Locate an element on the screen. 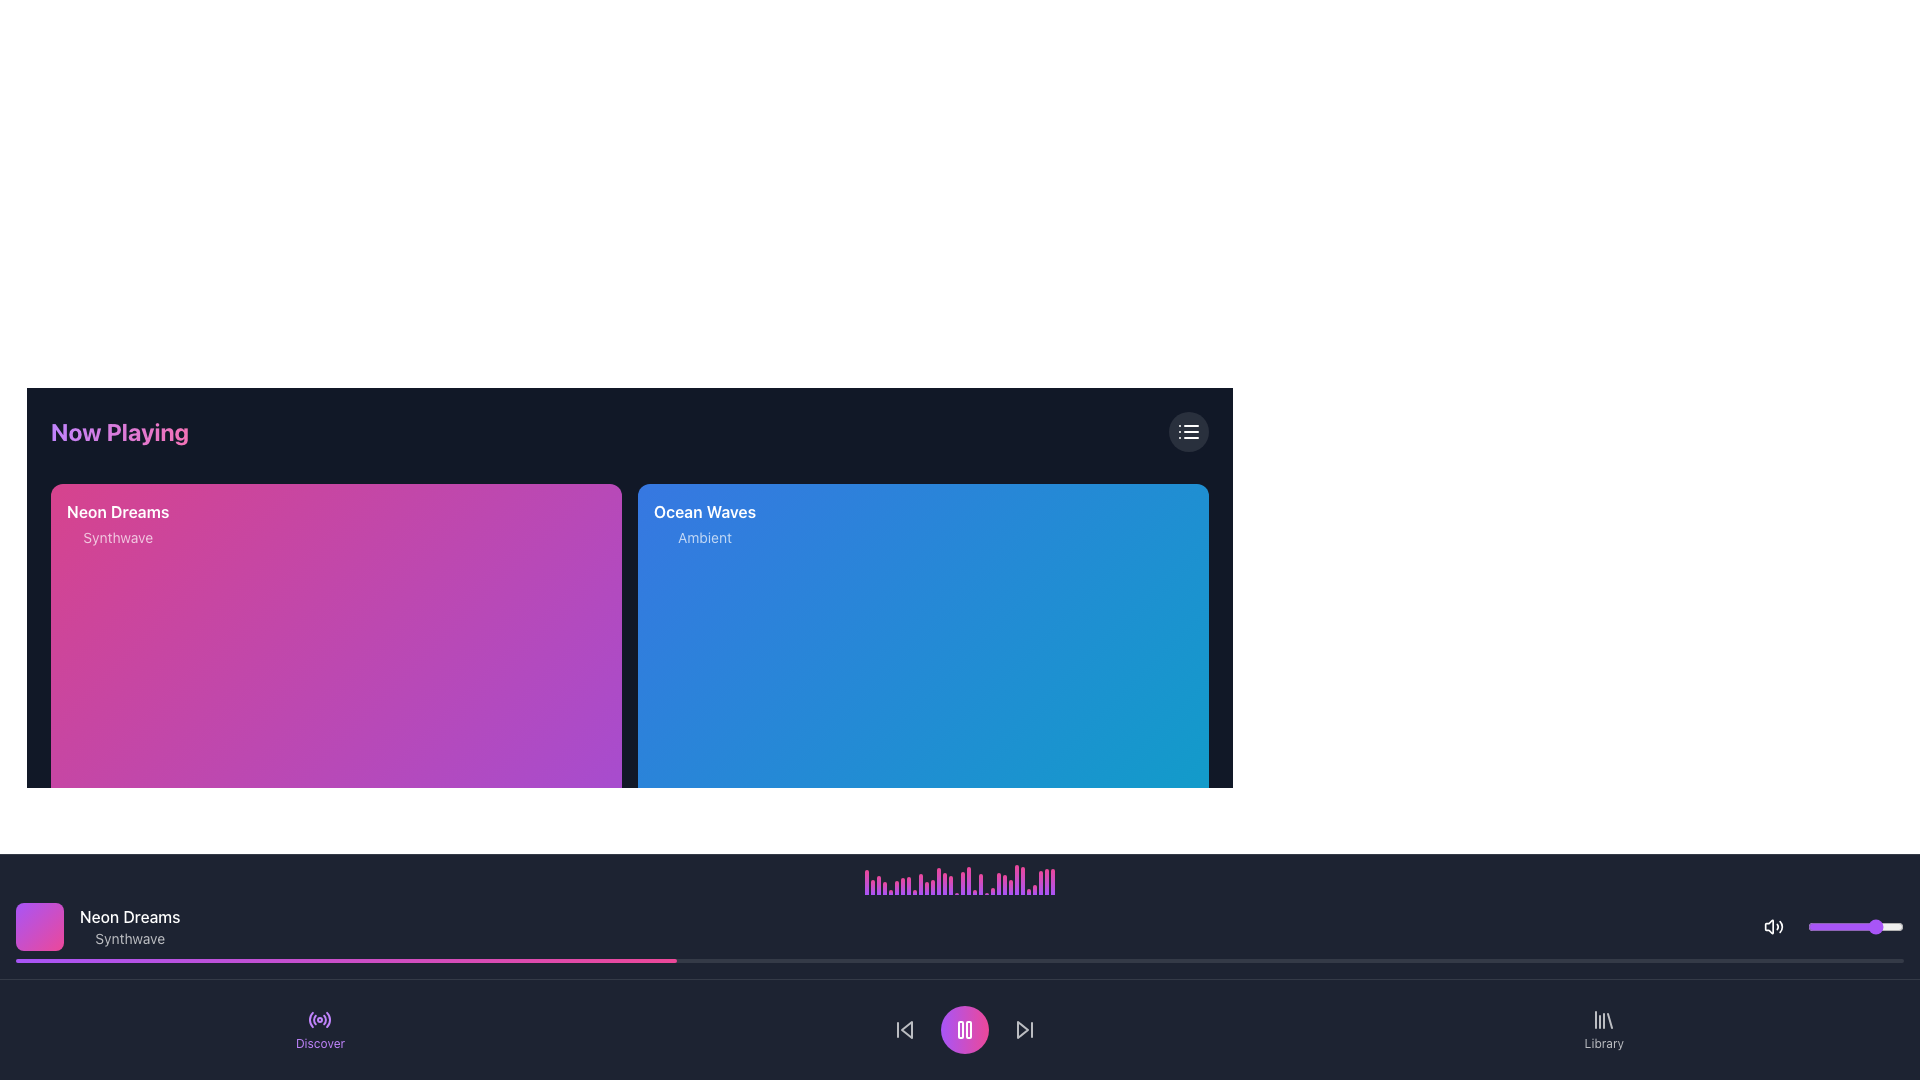  the 17th vertical Visualization bar, which has a gradient color scheme from pink to purple and rounded top corners, located above the playback controls is located at coordinates (963, 878).